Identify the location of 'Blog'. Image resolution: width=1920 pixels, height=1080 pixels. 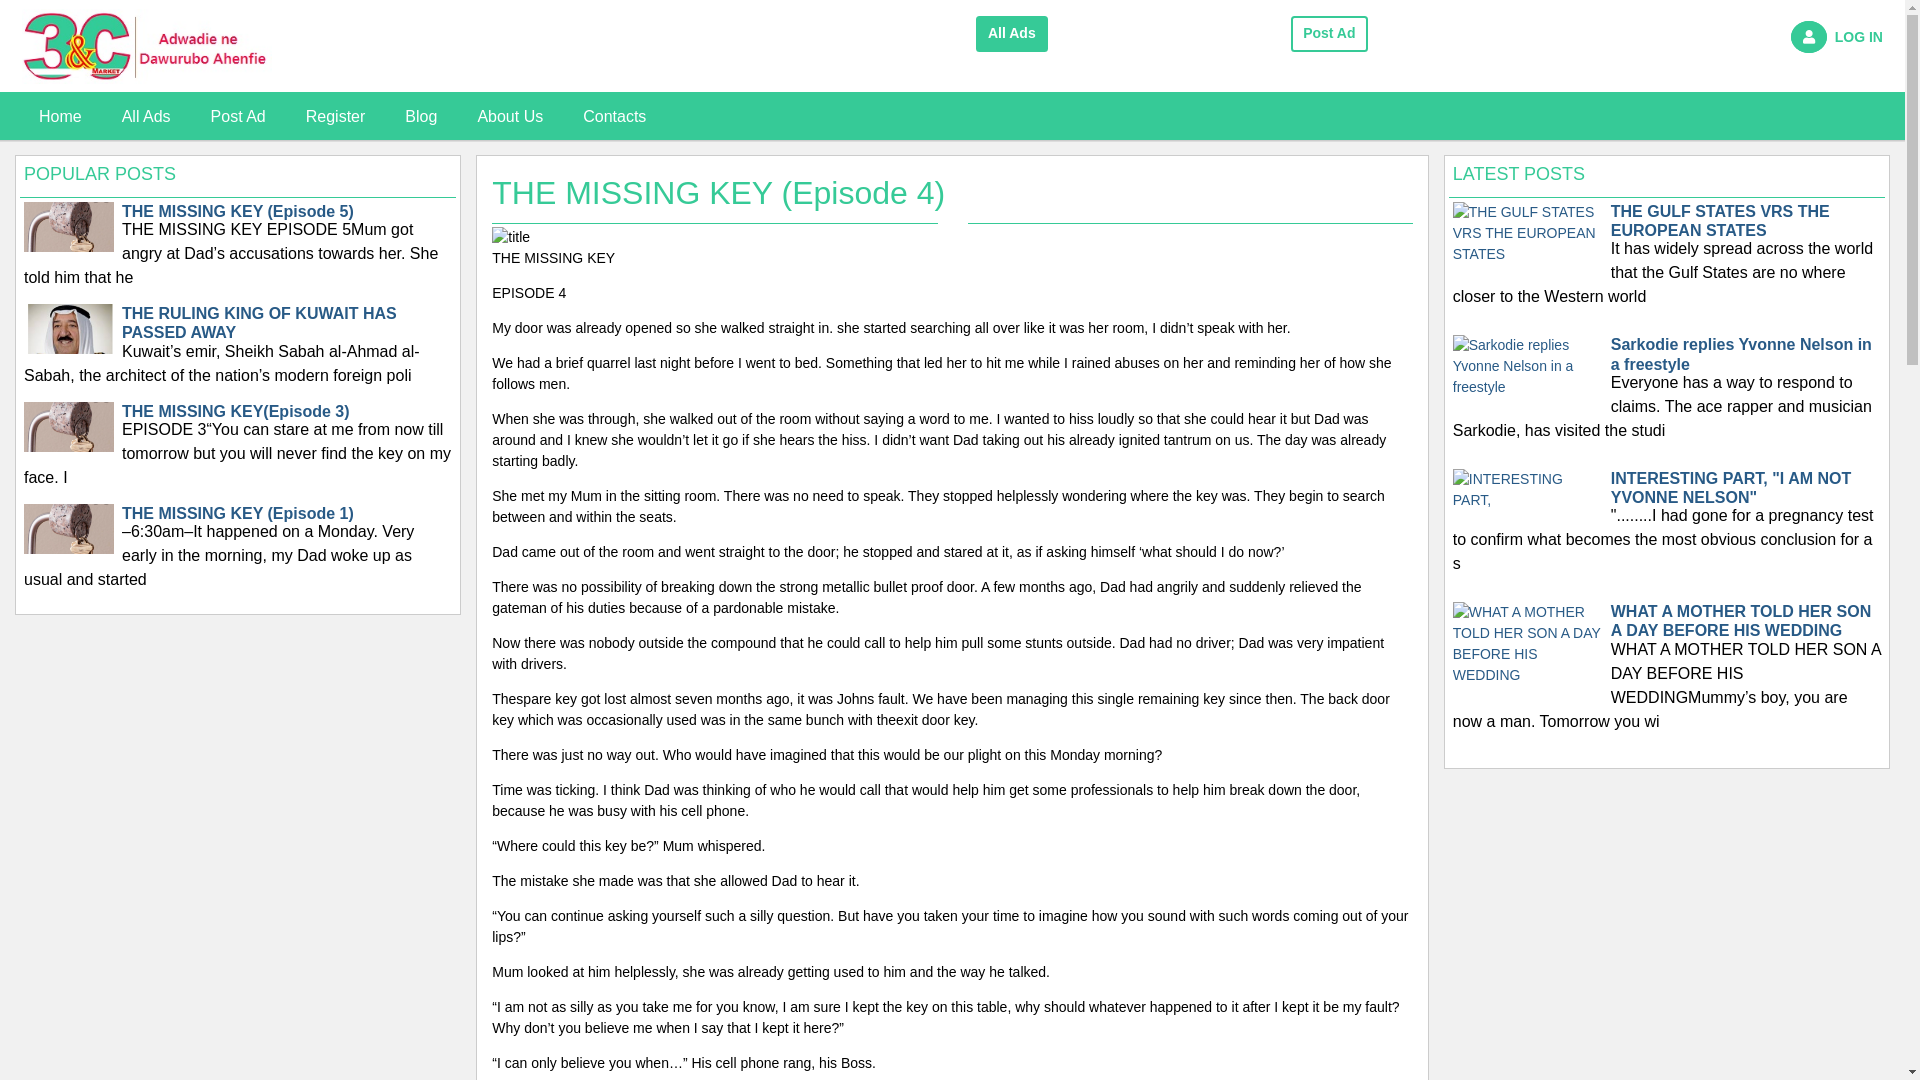
(420, 116).